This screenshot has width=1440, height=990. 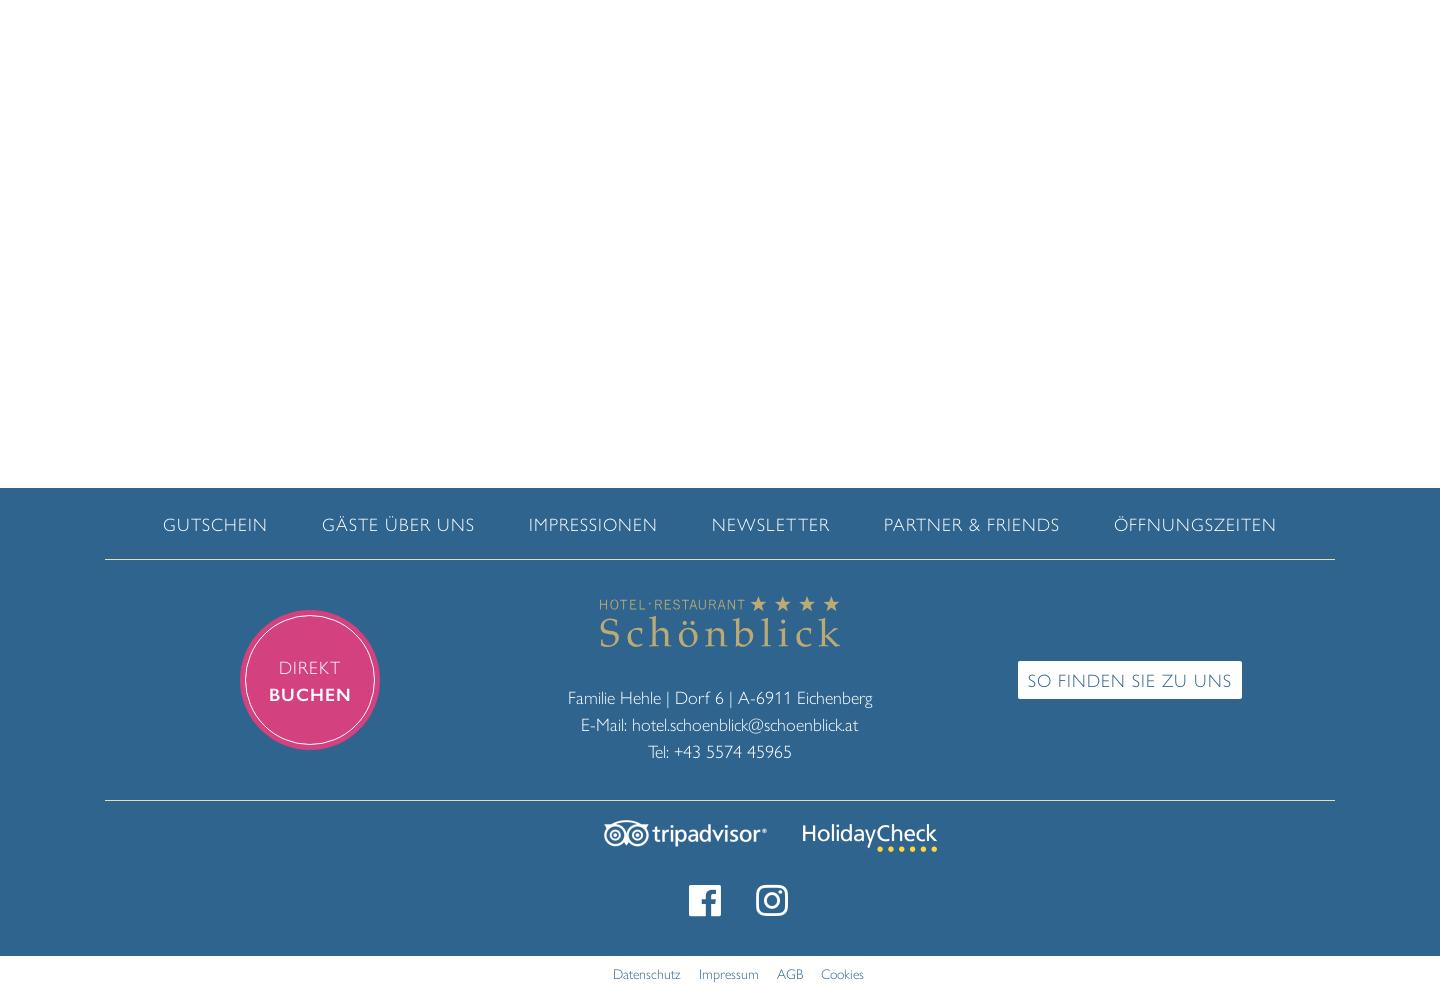 I want to click on 'AGB', so click(x=788, y=971).